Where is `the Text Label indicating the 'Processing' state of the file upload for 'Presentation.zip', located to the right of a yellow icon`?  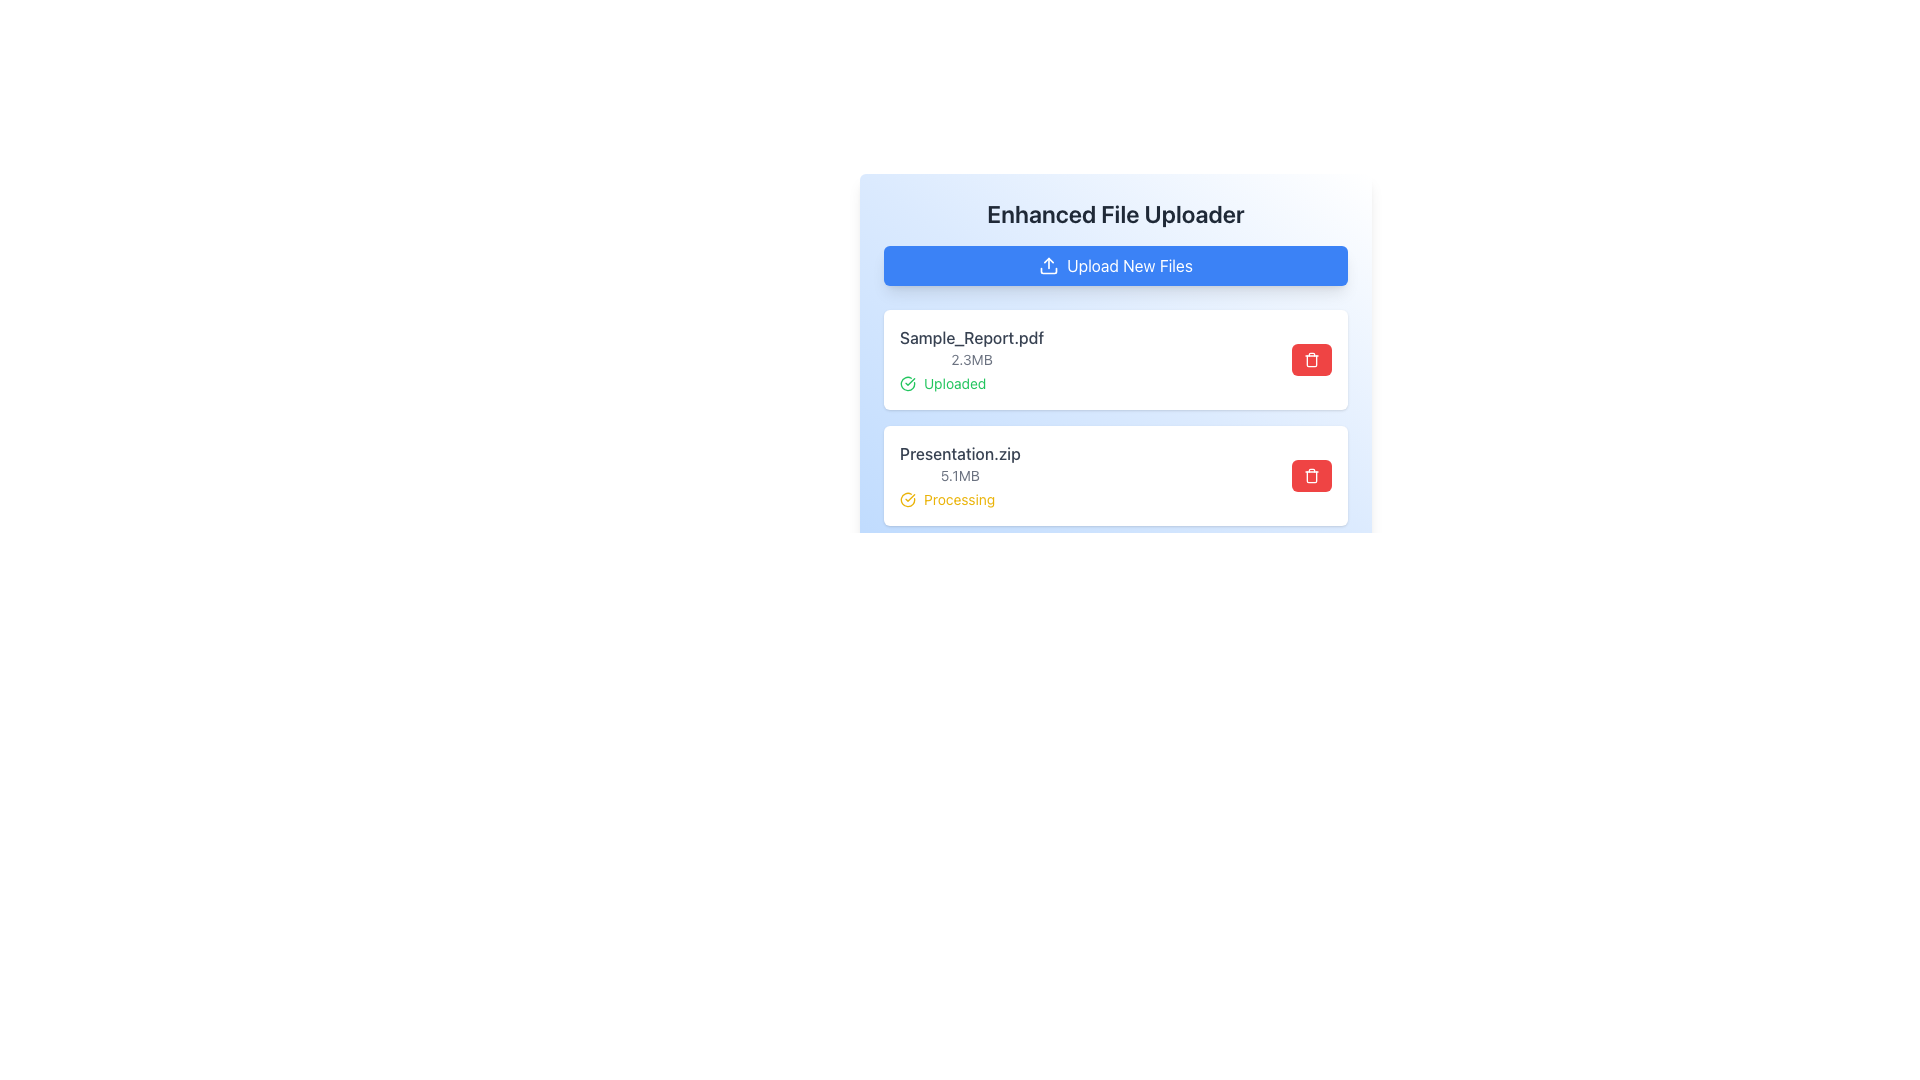 the Text Label indicating the 'Processing' state of the file upload for 'Presentation.zip', located to the right of a yellow icon is located at coordinates (958, 499).